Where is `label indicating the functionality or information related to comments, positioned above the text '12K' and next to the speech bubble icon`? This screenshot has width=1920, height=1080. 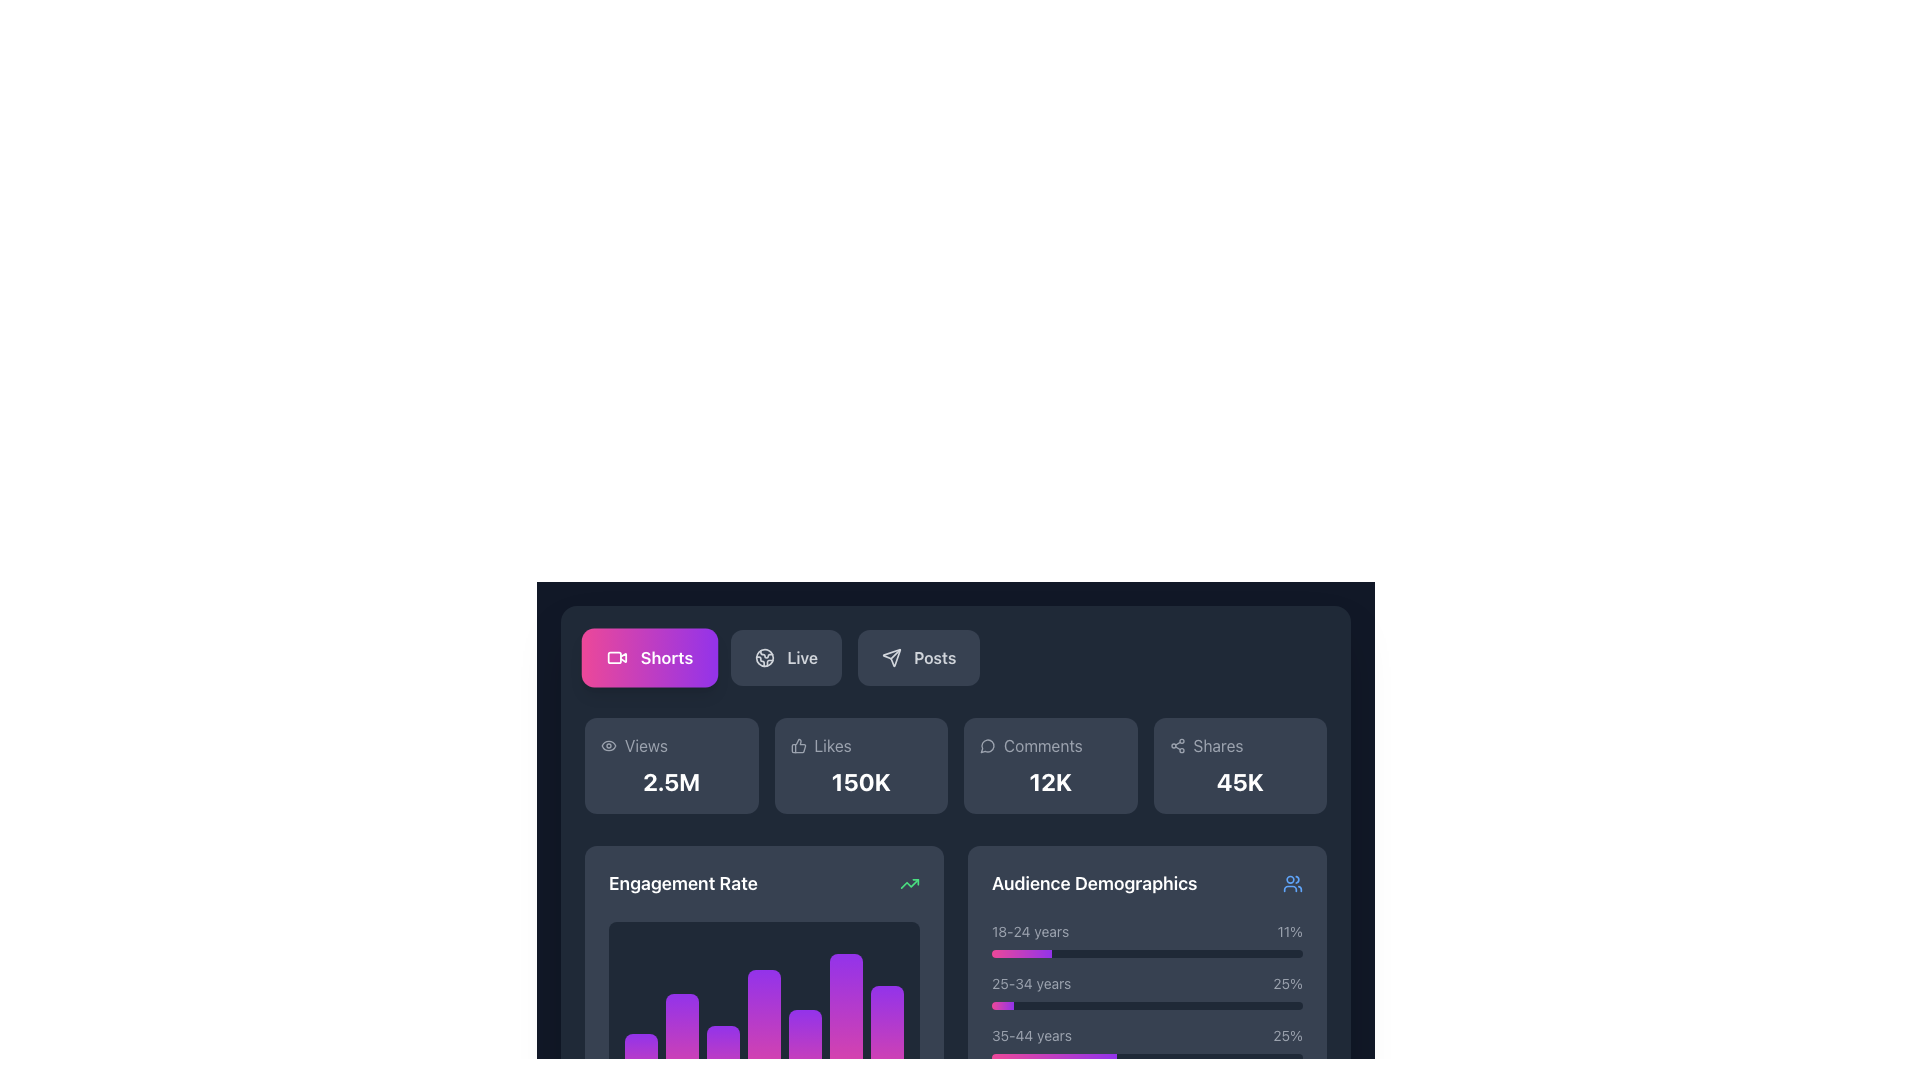 label indicating the functionality or information related to comments, positioned above the text '12K' and next to the speech bubble icon is located at coordinates (1049, 745).